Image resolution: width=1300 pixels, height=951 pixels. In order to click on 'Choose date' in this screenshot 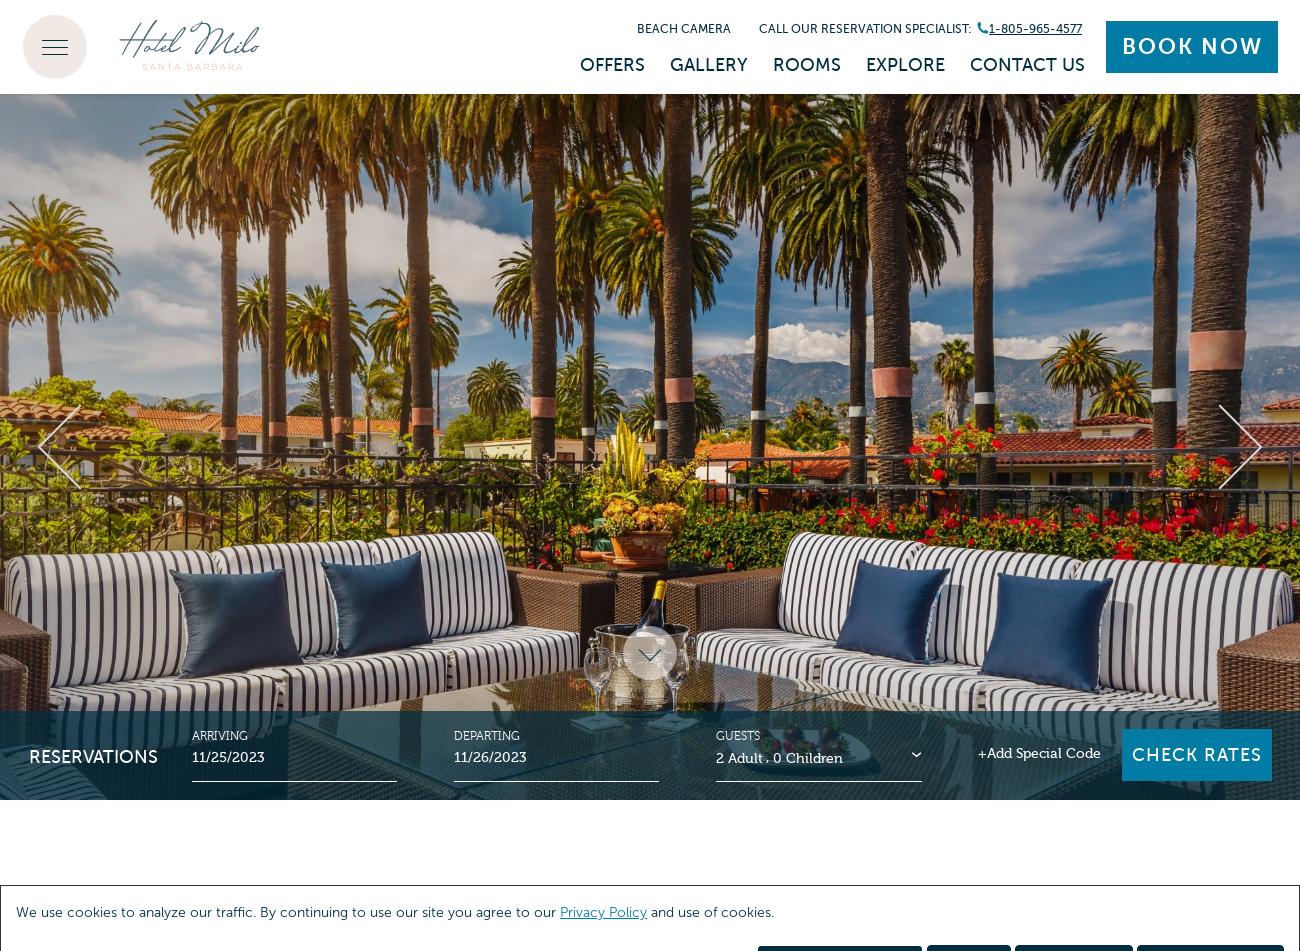, I will do `click(56, 752)`.